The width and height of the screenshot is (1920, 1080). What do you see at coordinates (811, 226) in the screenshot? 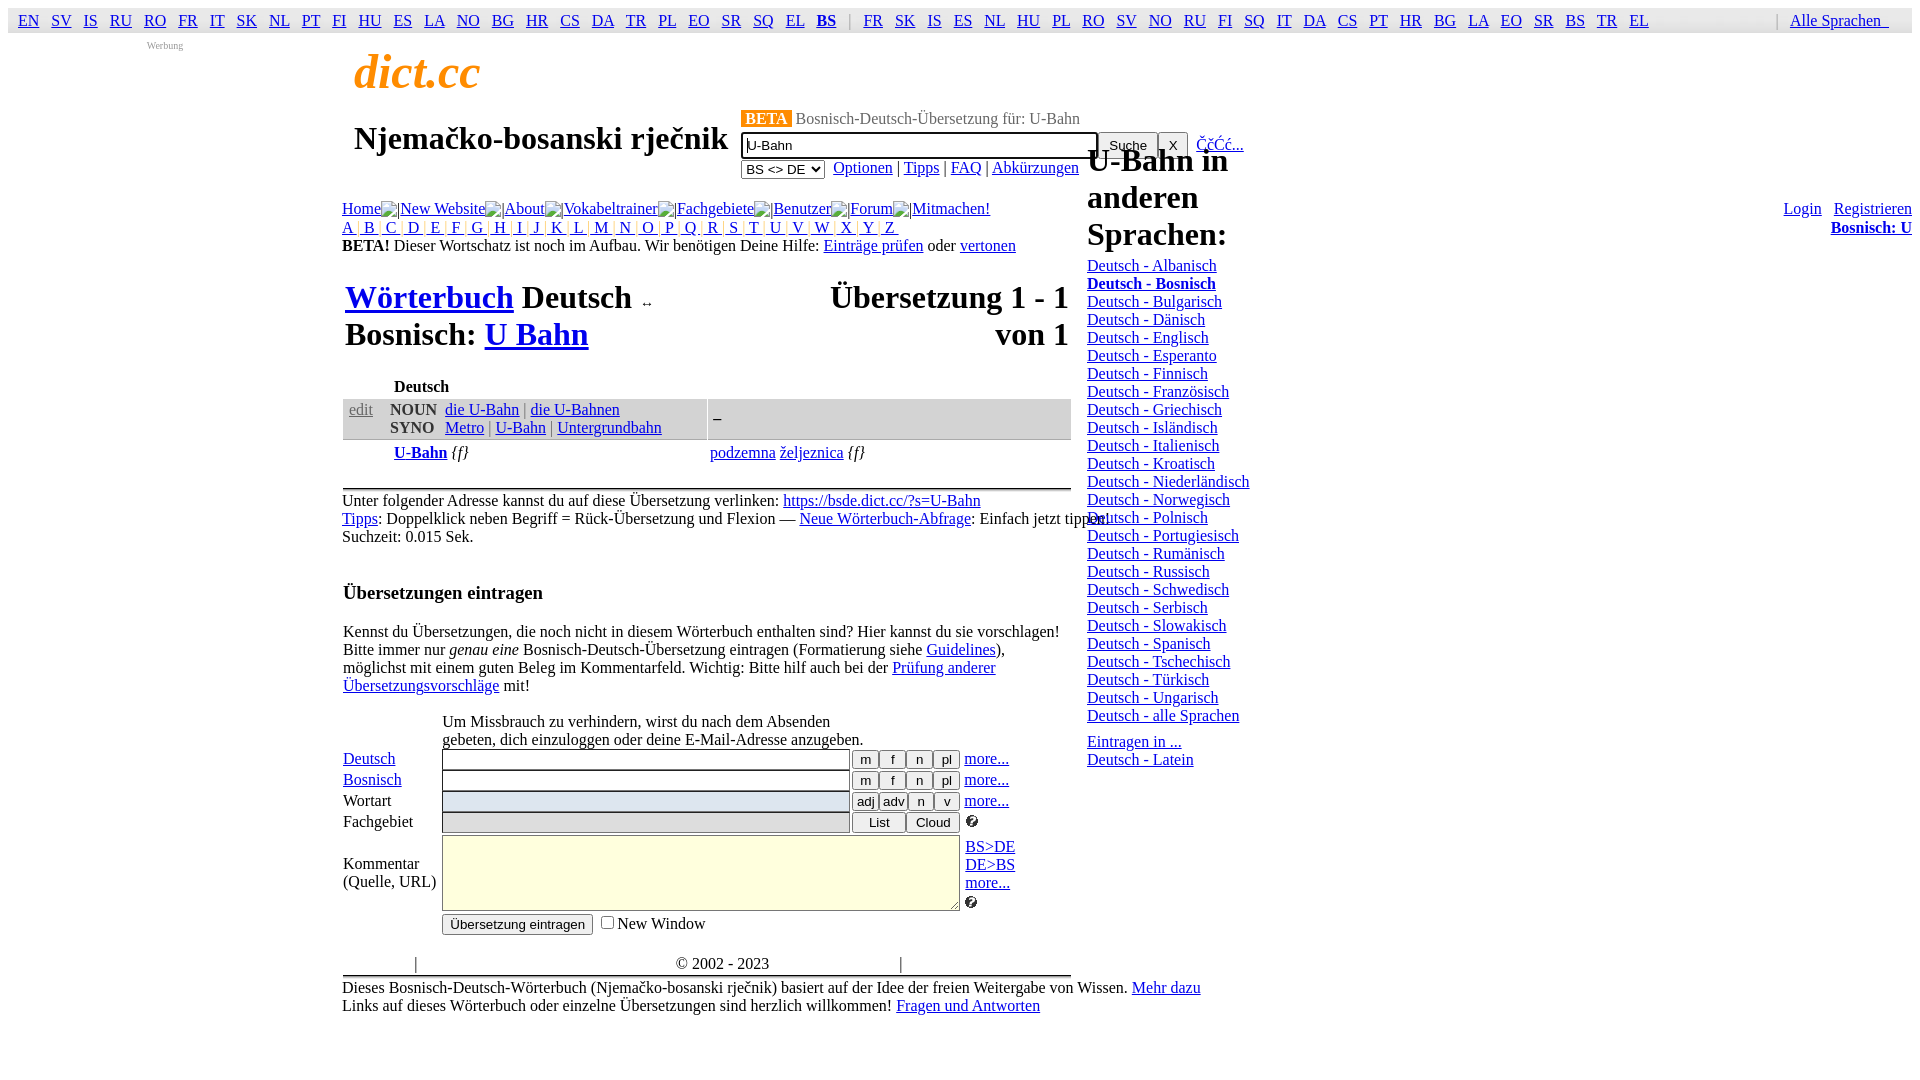
I see `'W'` at bounding box center [811, 226].